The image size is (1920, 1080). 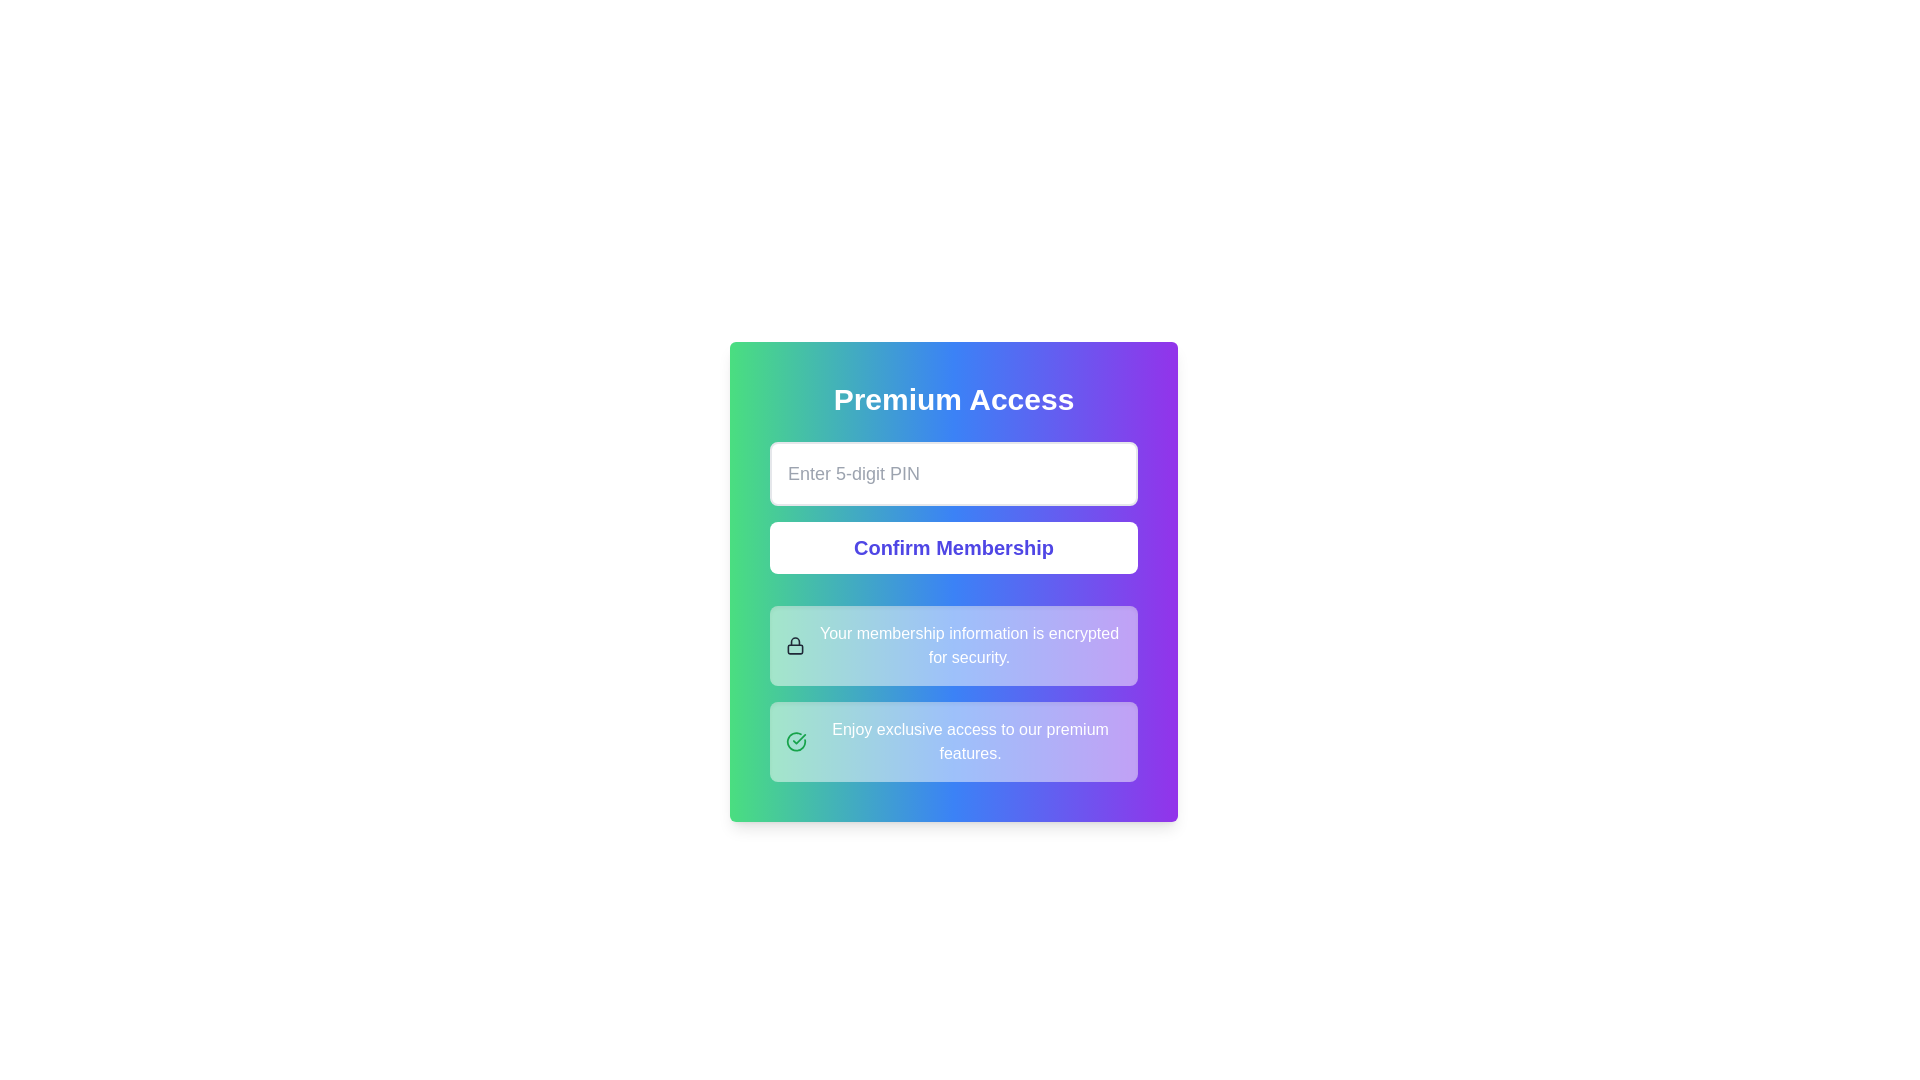 I want to click on the rectangular button with white background and indigo text labeled 'Confirm Membership' to observe the styling change indicating interactivity, so click(x=953, y=547).